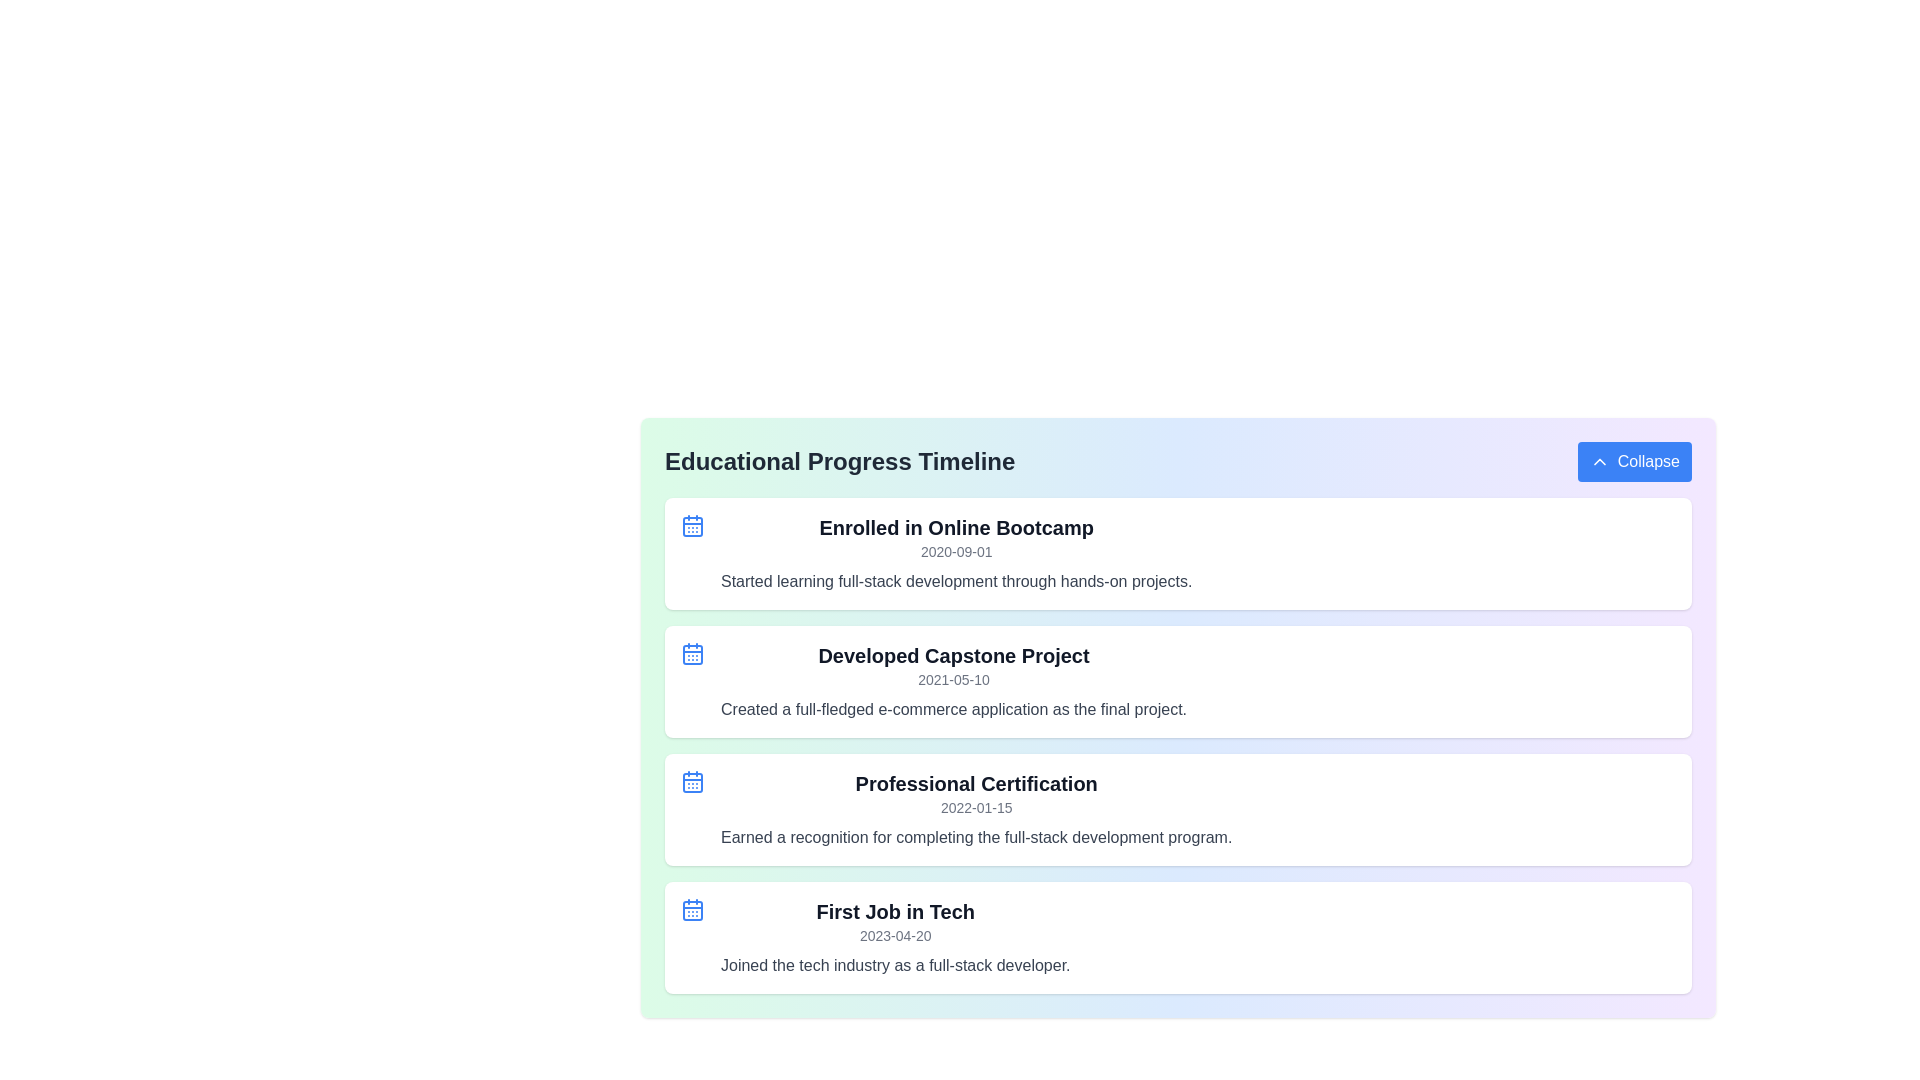 The height and width of the screenshot is (1080, 1920). Describe the element at coordinates (953, 708) in the screenshot. I see `the text reading 'Created a full-fledged e-commerce application as the final project.' located beneath the date '2021-05-10' in the 'Developed Capstone Project' section of the 'Educational Progress Timeline.'` at that location.